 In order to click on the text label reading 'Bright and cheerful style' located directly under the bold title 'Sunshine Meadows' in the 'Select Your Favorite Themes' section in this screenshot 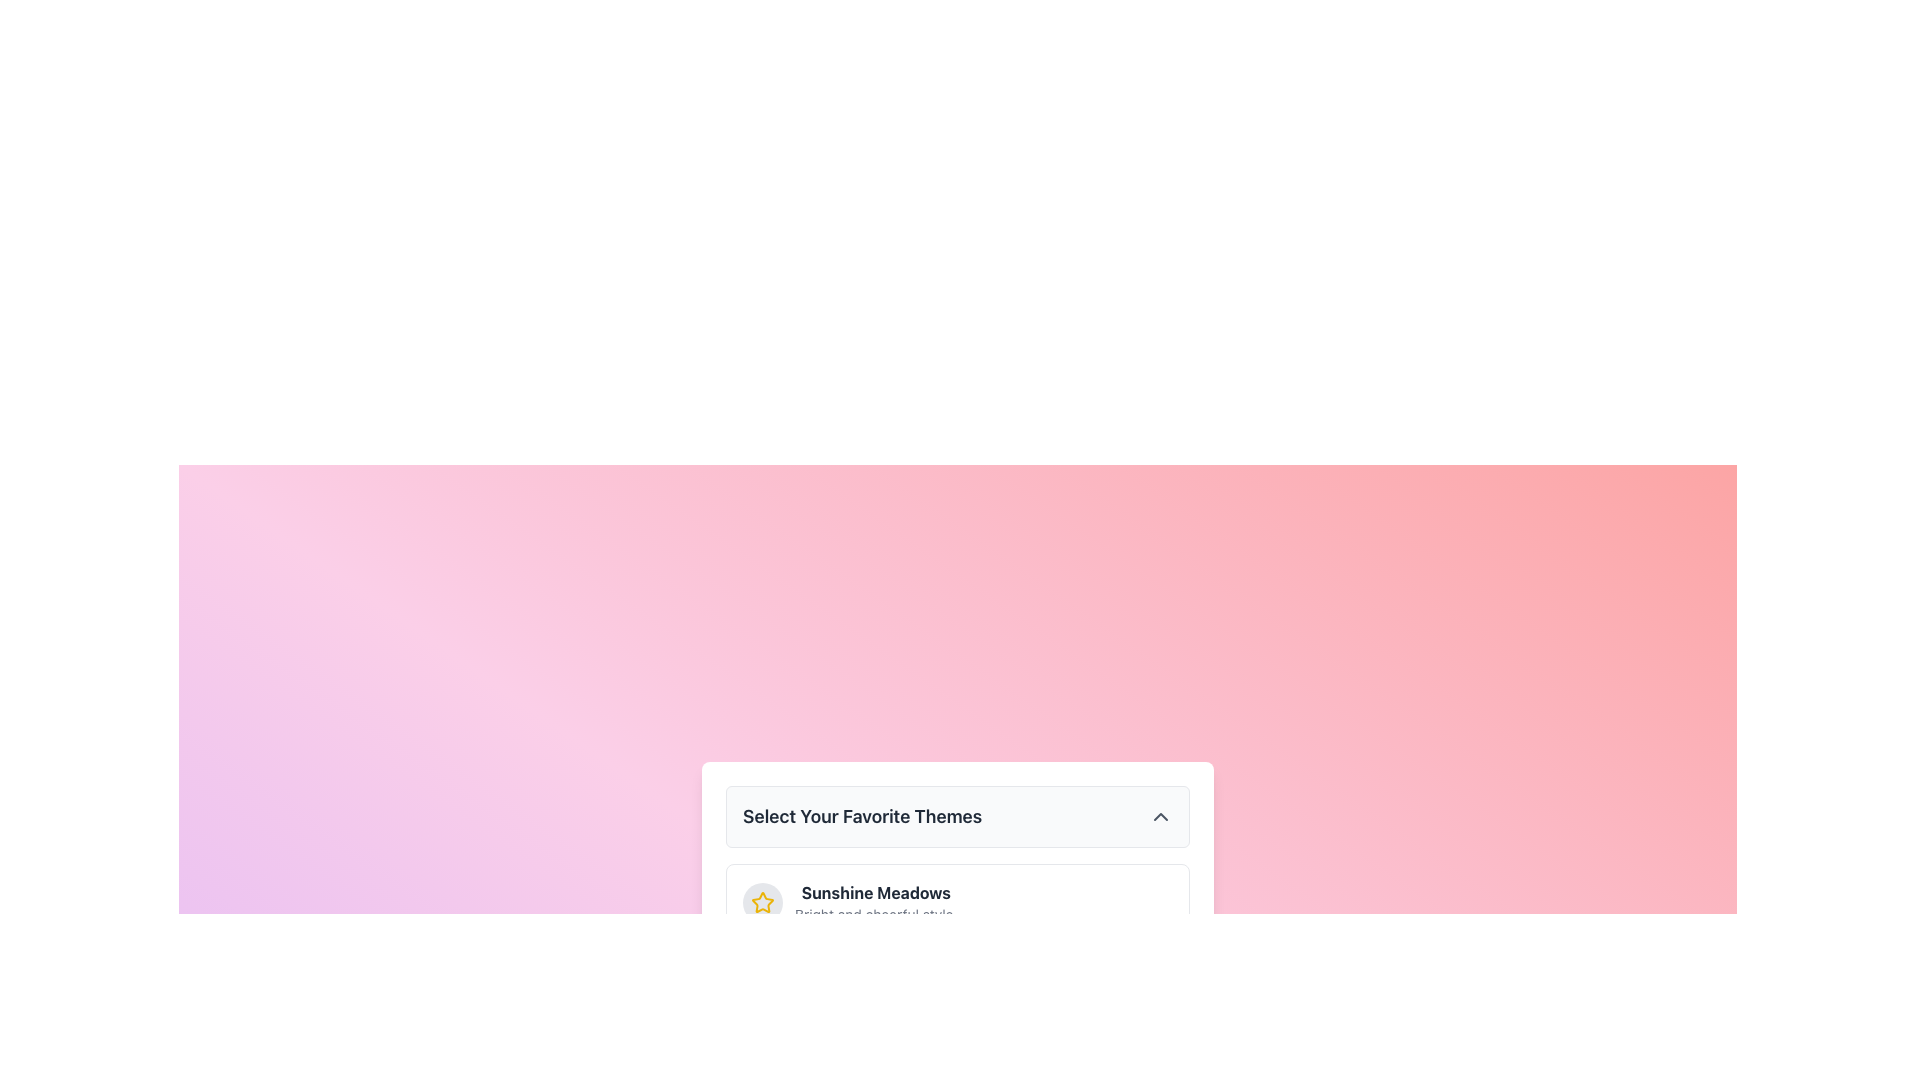, I will do `click(876, 914)`.